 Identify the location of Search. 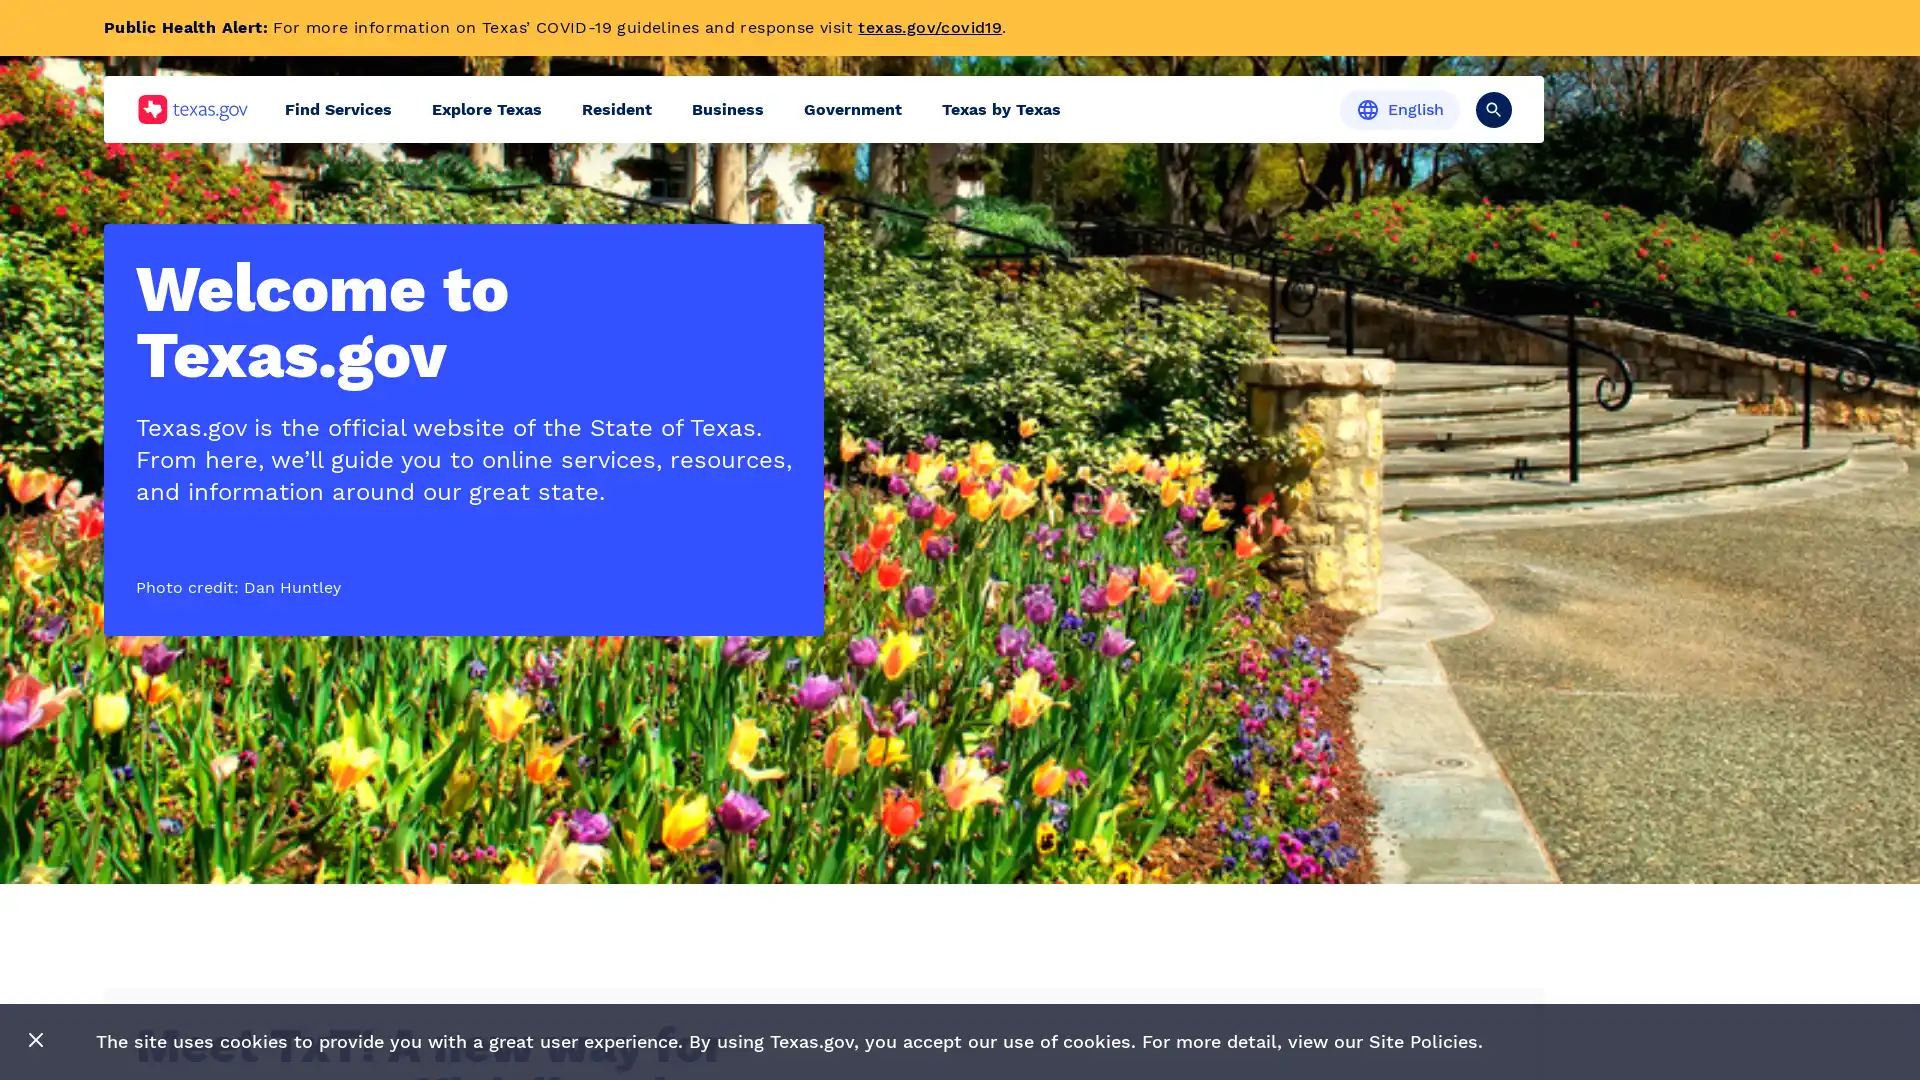
(1493, 108).